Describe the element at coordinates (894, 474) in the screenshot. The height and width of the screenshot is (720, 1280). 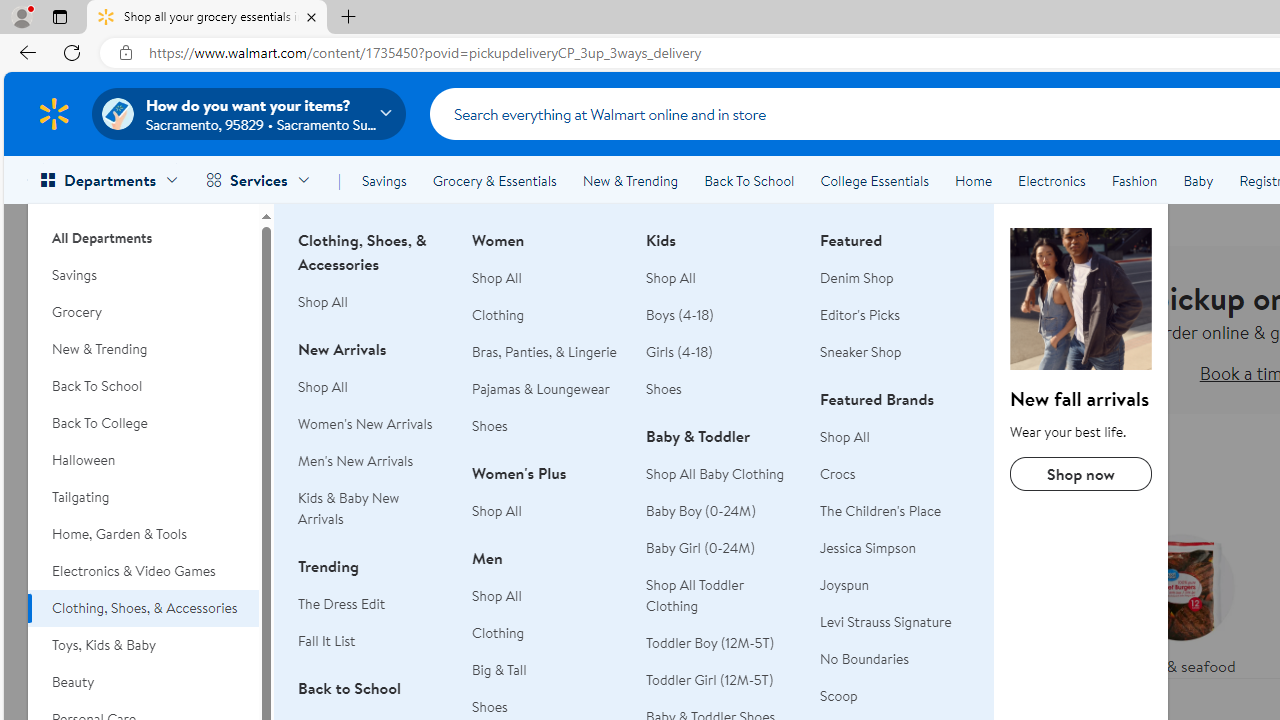
I see `'Crocs'` at that location.